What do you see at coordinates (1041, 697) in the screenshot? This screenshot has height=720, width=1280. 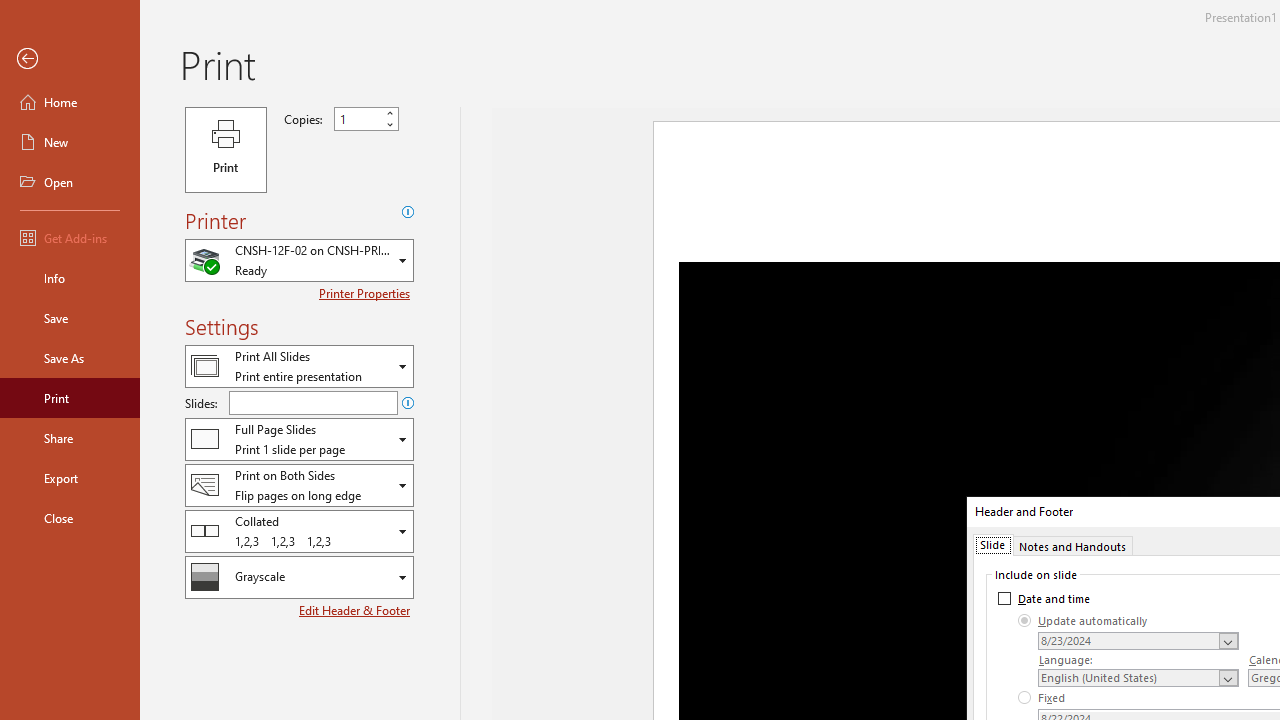 I see `'Fixed'` at bounding box center [1041, 697].